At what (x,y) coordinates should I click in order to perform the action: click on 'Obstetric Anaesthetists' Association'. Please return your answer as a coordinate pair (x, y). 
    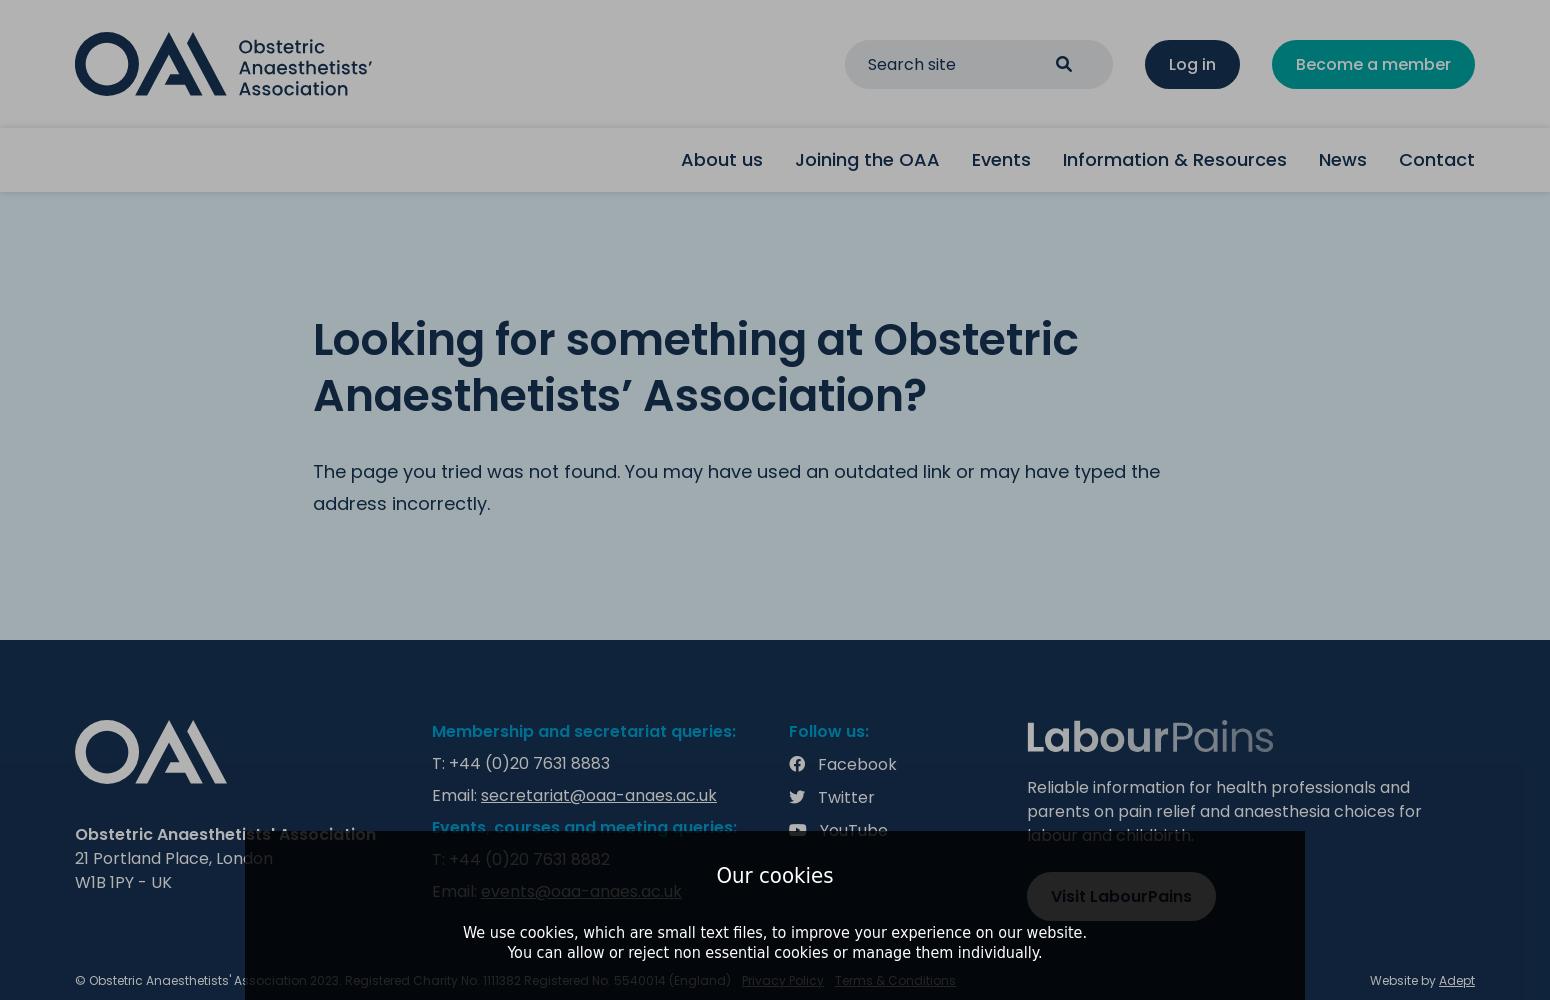
    Looking at the image, I should click on (224, 833).